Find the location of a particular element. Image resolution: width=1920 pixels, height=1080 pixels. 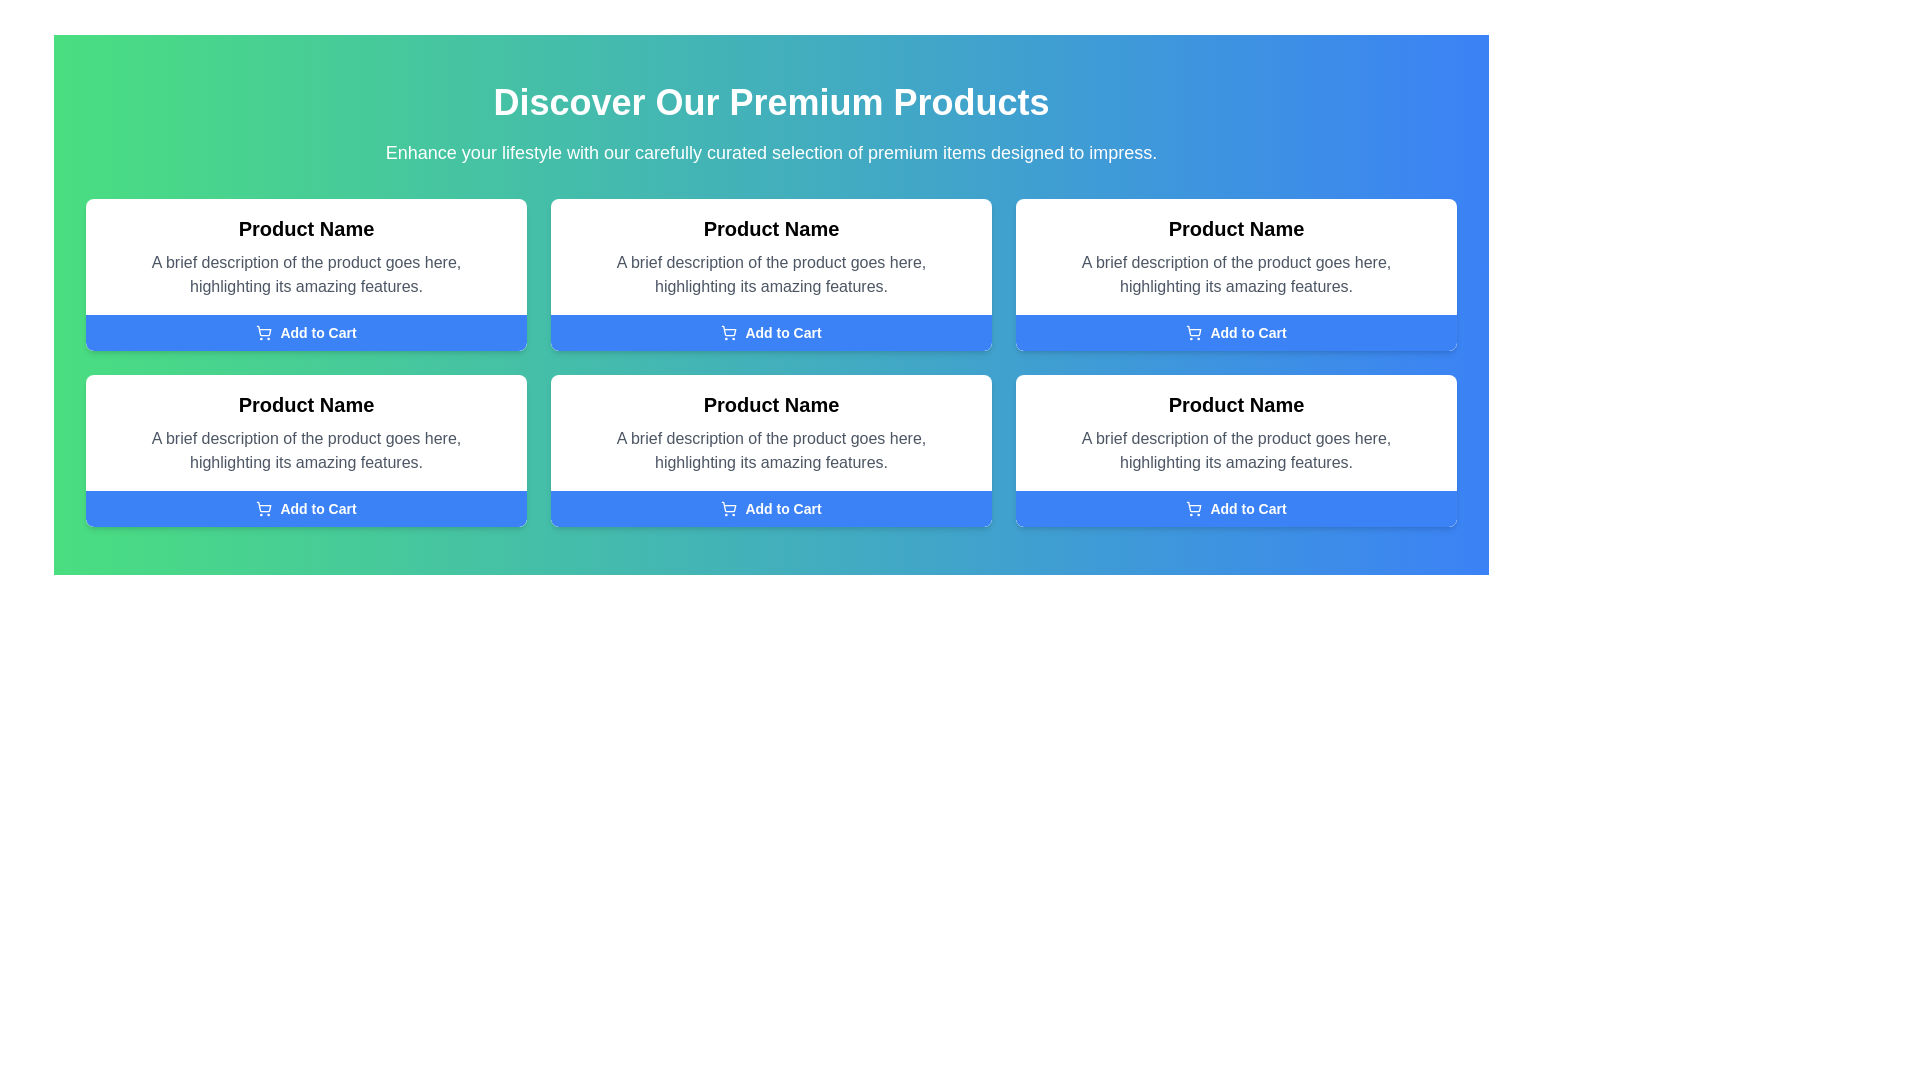

the fourth 'Add to Cart' button located in the bottom-right content card of the product grid is located at coordinates (1235, 508).